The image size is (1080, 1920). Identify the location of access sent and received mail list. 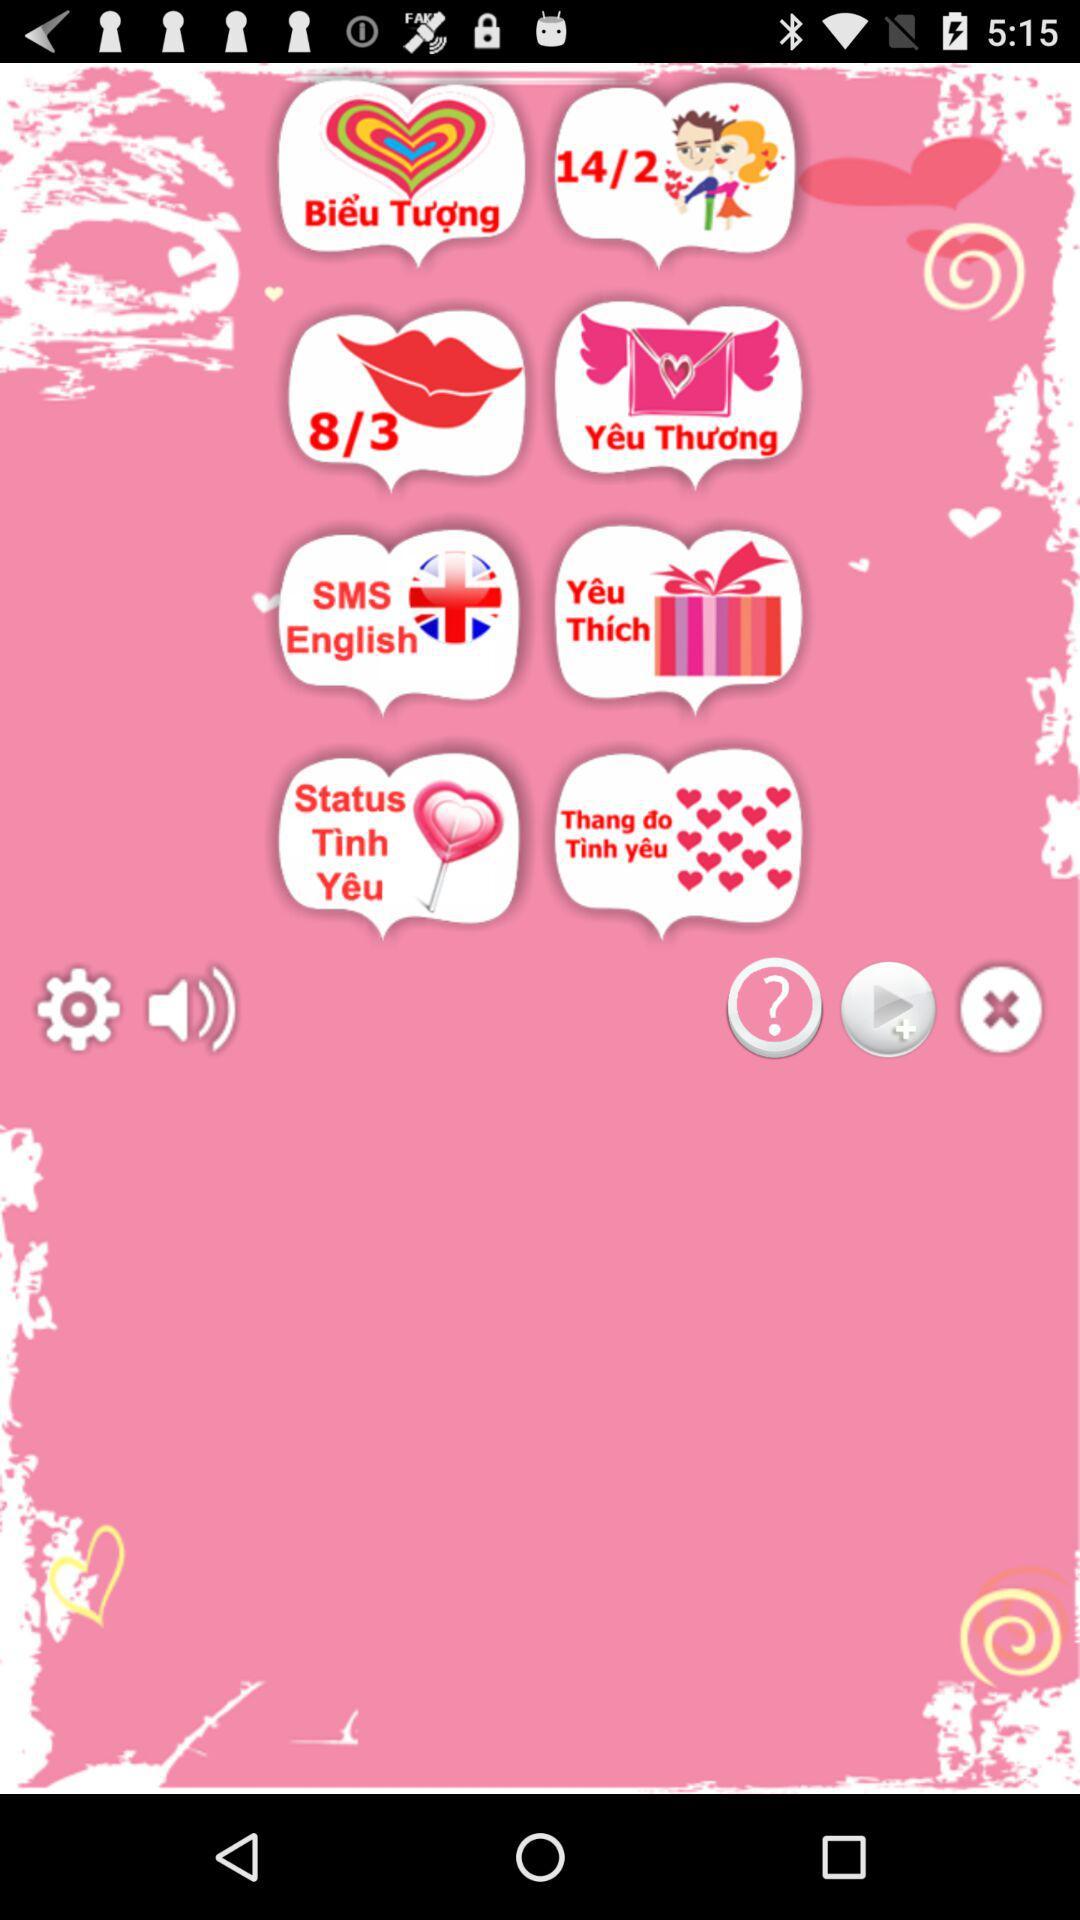
(677, 398).